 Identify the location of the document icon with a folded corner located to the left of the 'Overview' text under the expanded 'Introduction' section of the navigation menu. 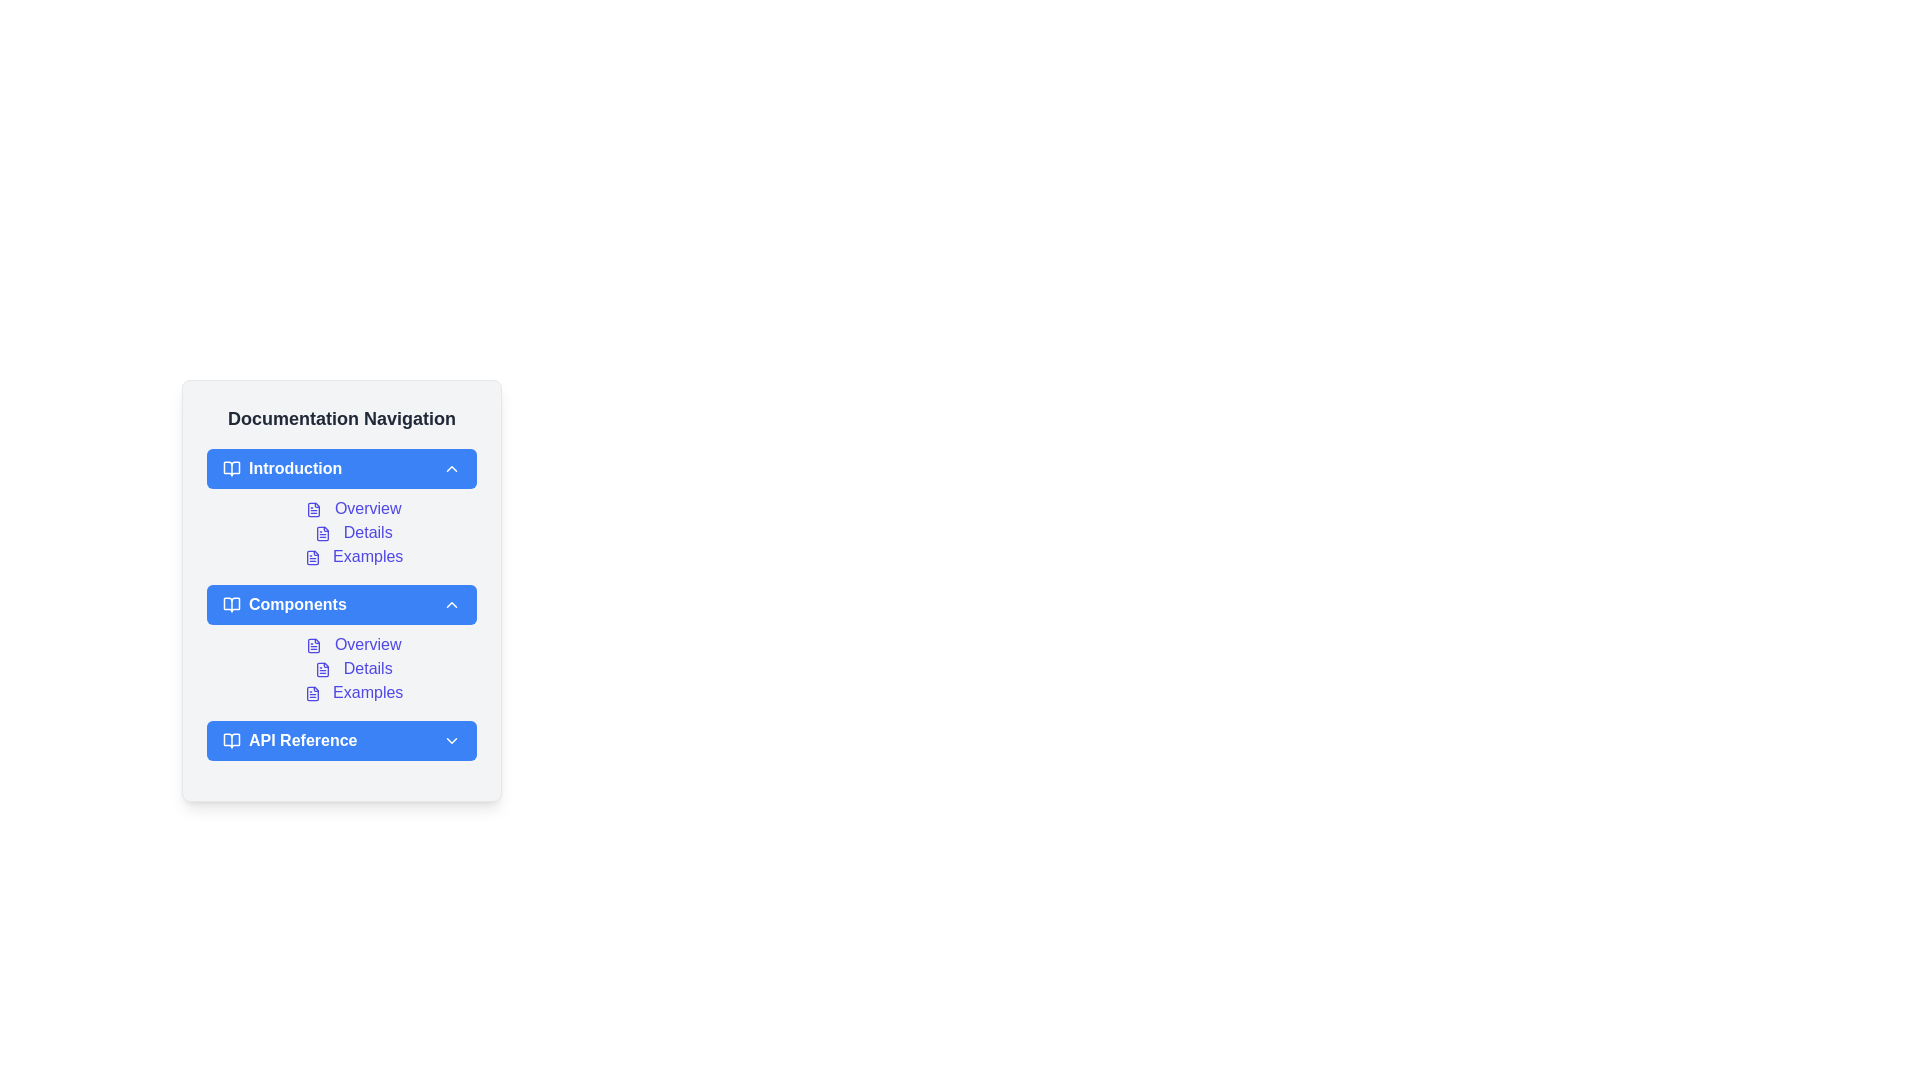
(313, 508).